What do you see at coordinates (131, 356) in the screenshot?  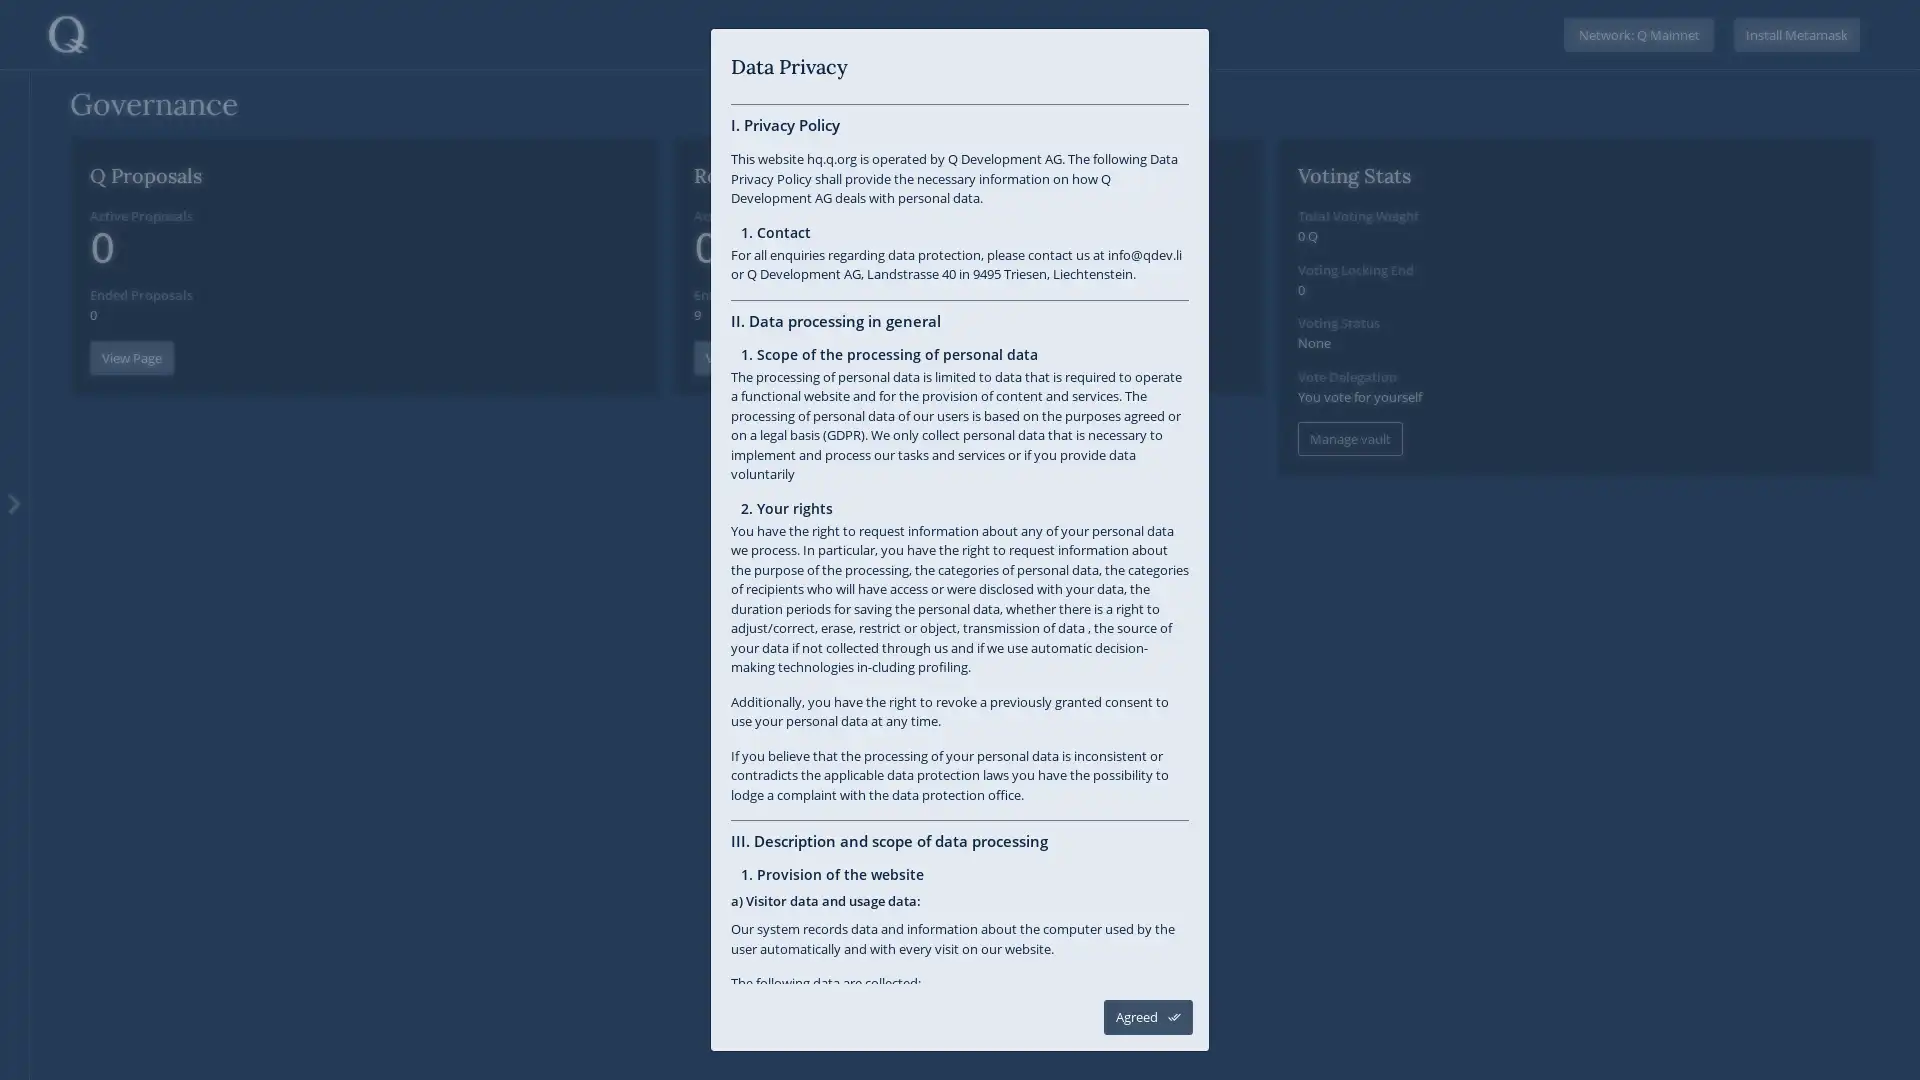 I see `View Page` at bounding box center [131, 356].